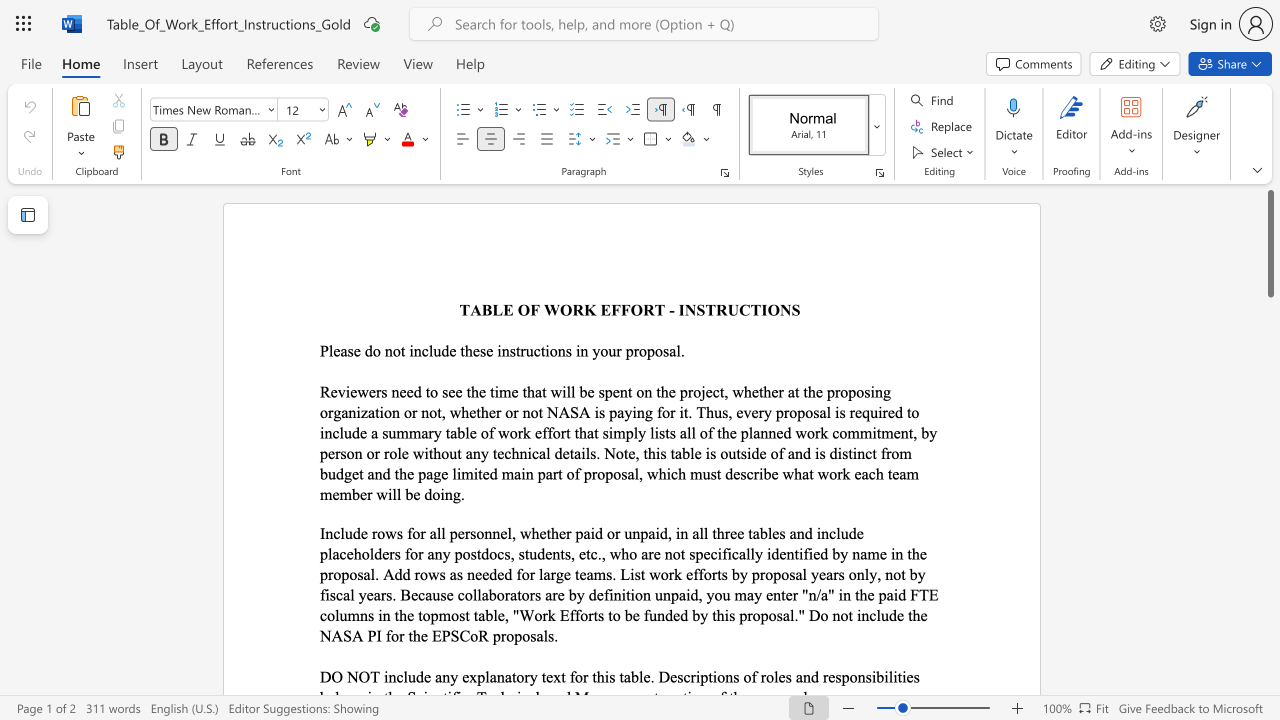  I want to click on the scrollbar on the right, so click(1269, 450).